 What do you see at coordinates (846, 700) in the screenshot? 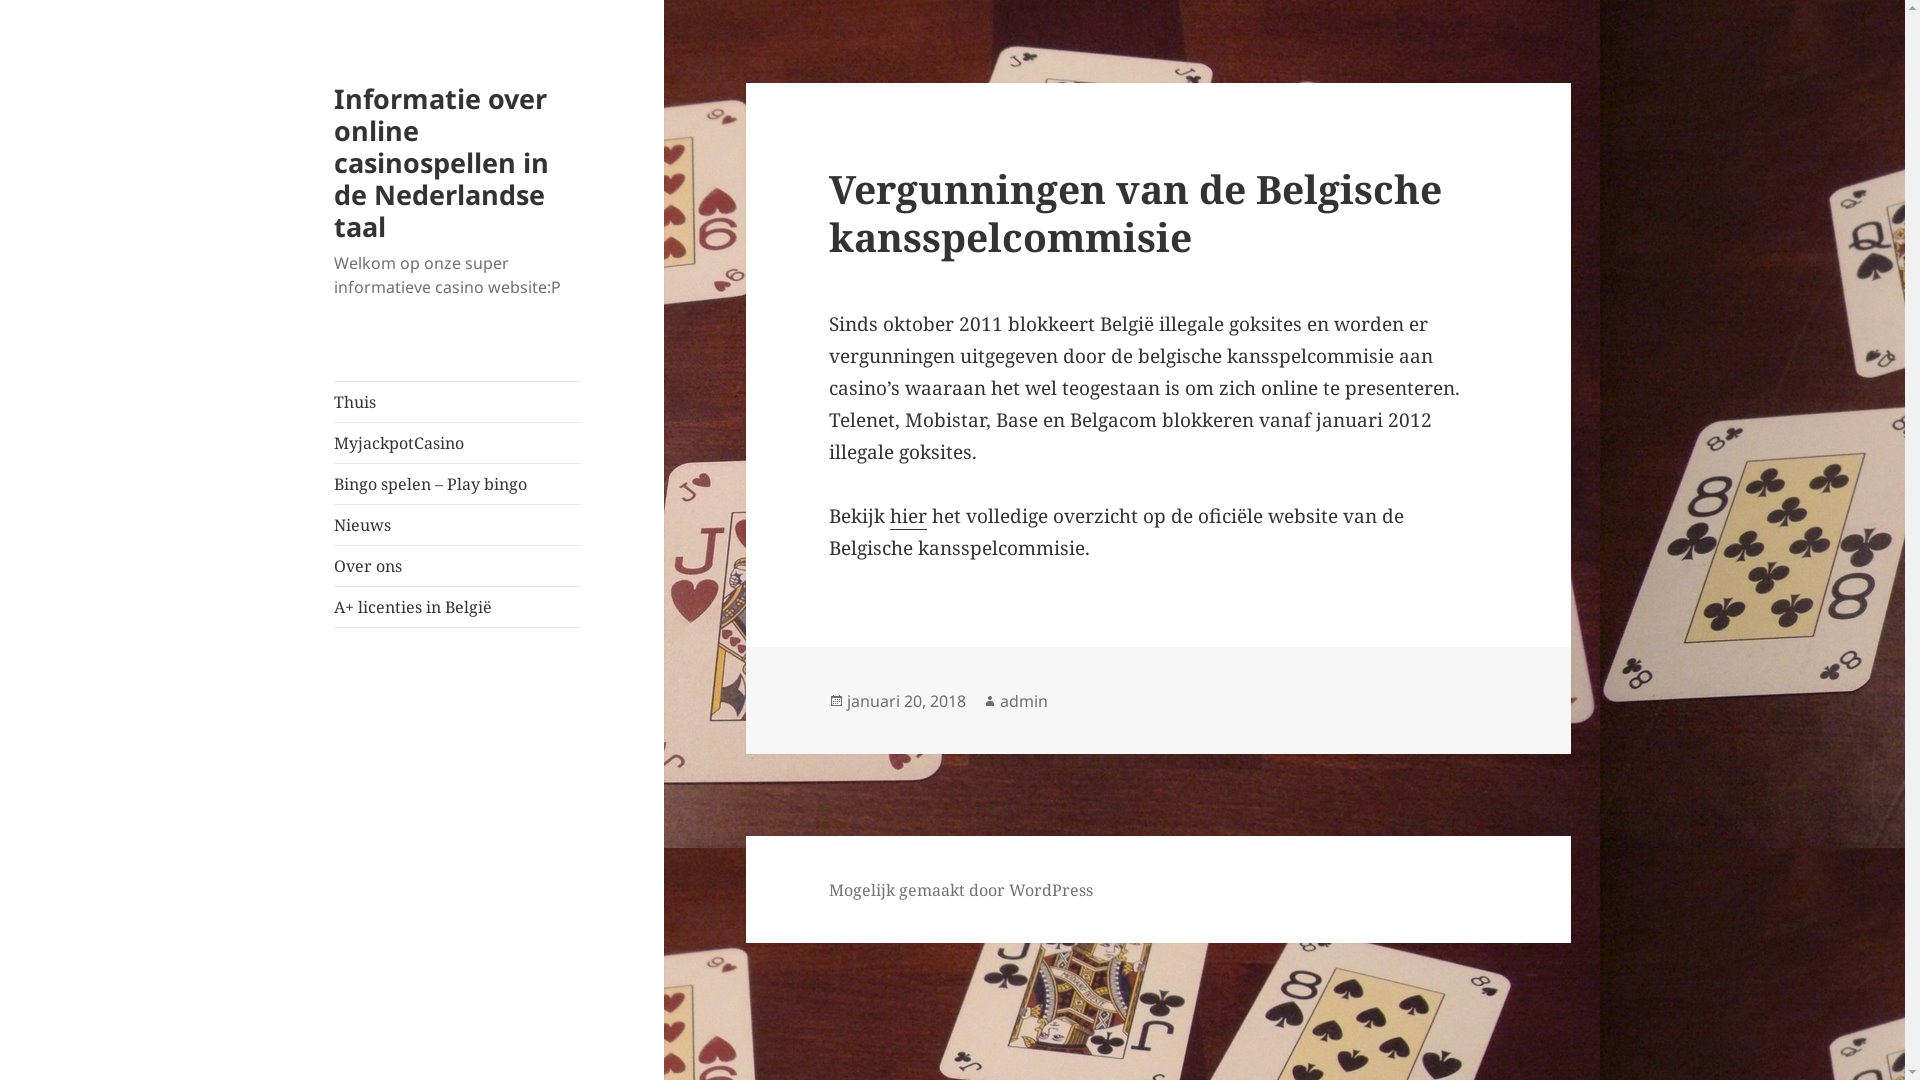
I see `'januari 20, 2018'` at bounding box center [846, 700].